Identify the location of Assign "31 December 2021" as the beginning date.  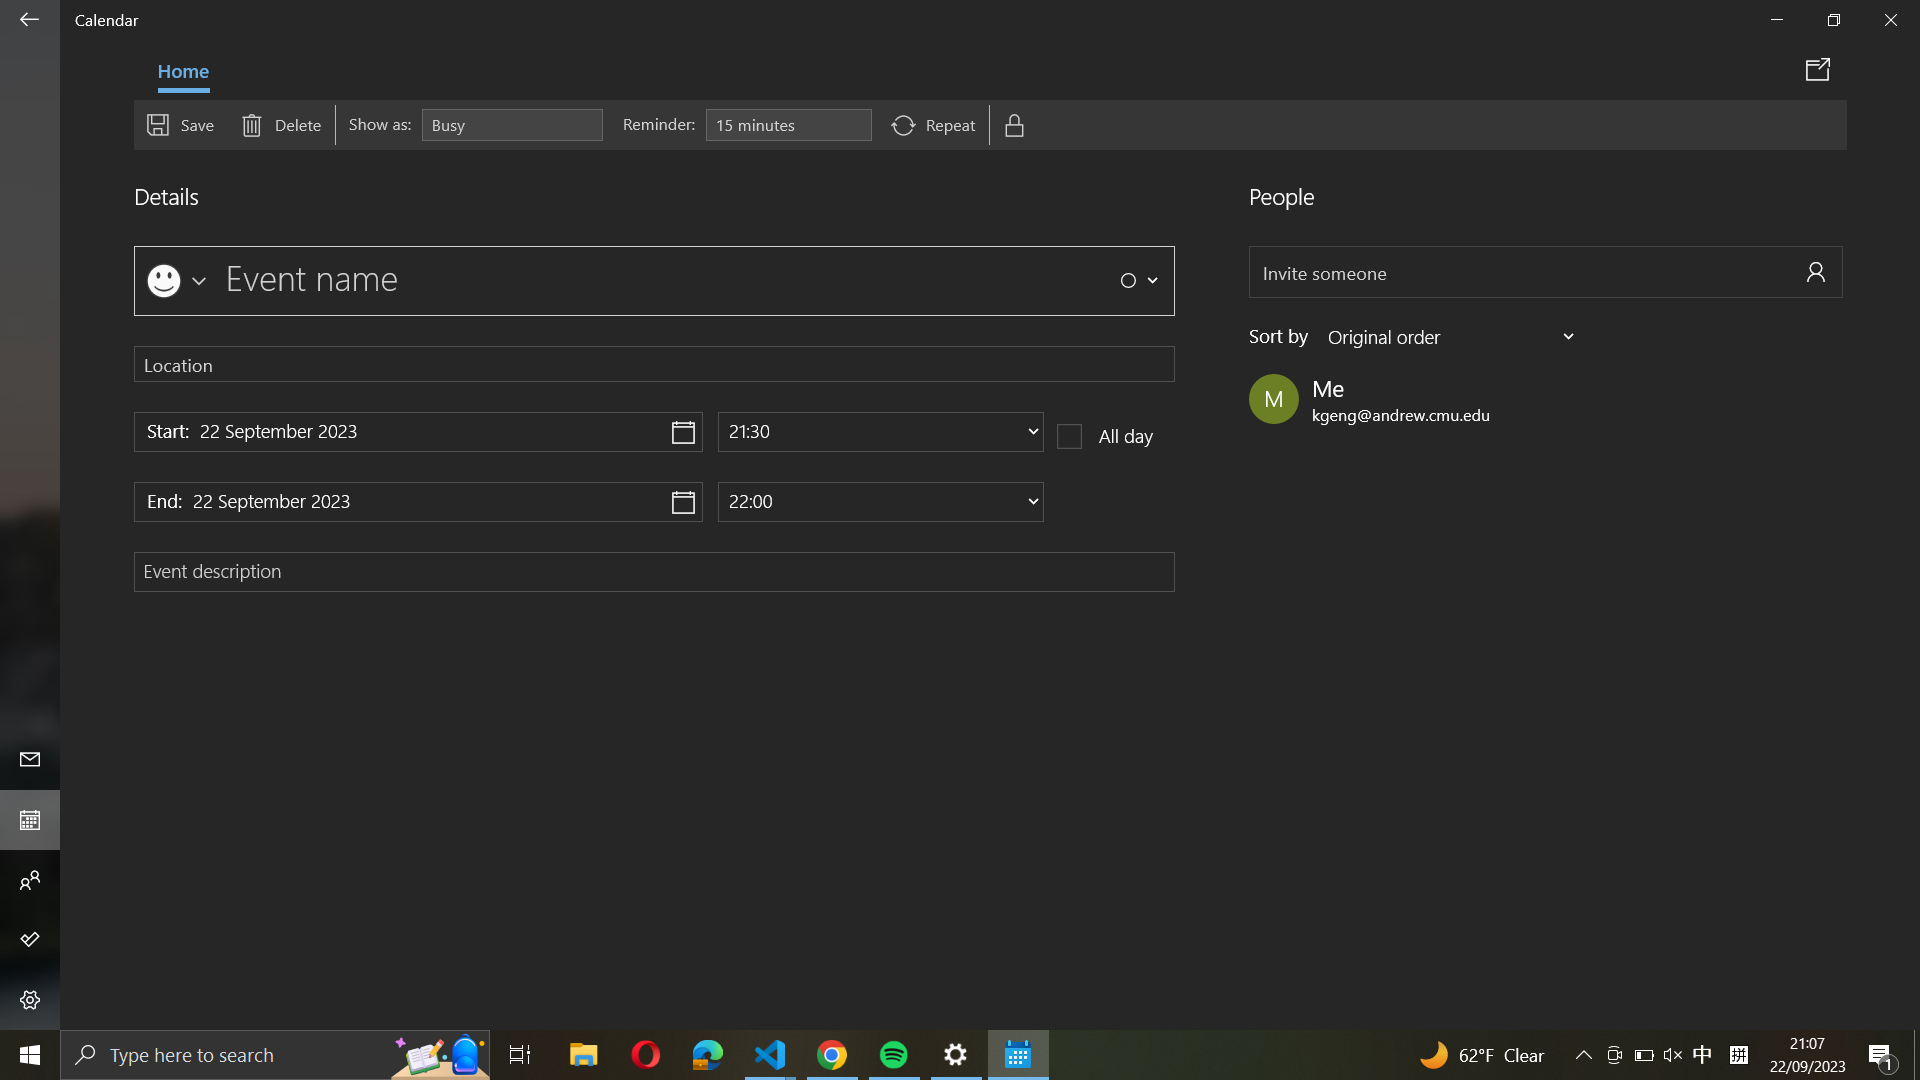
(417, 431).